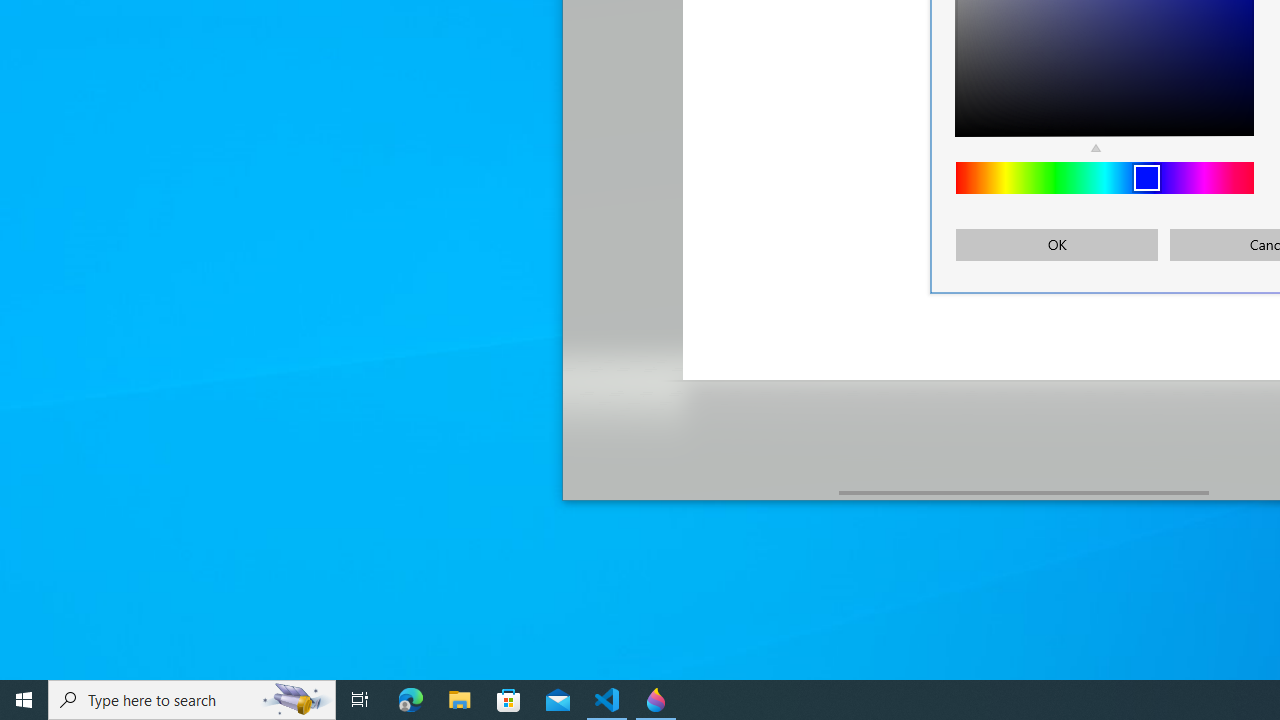  What do you see at coordinates (24, 698) in the screenshot?
I see `'Start'` at bounding box center [24, 698].